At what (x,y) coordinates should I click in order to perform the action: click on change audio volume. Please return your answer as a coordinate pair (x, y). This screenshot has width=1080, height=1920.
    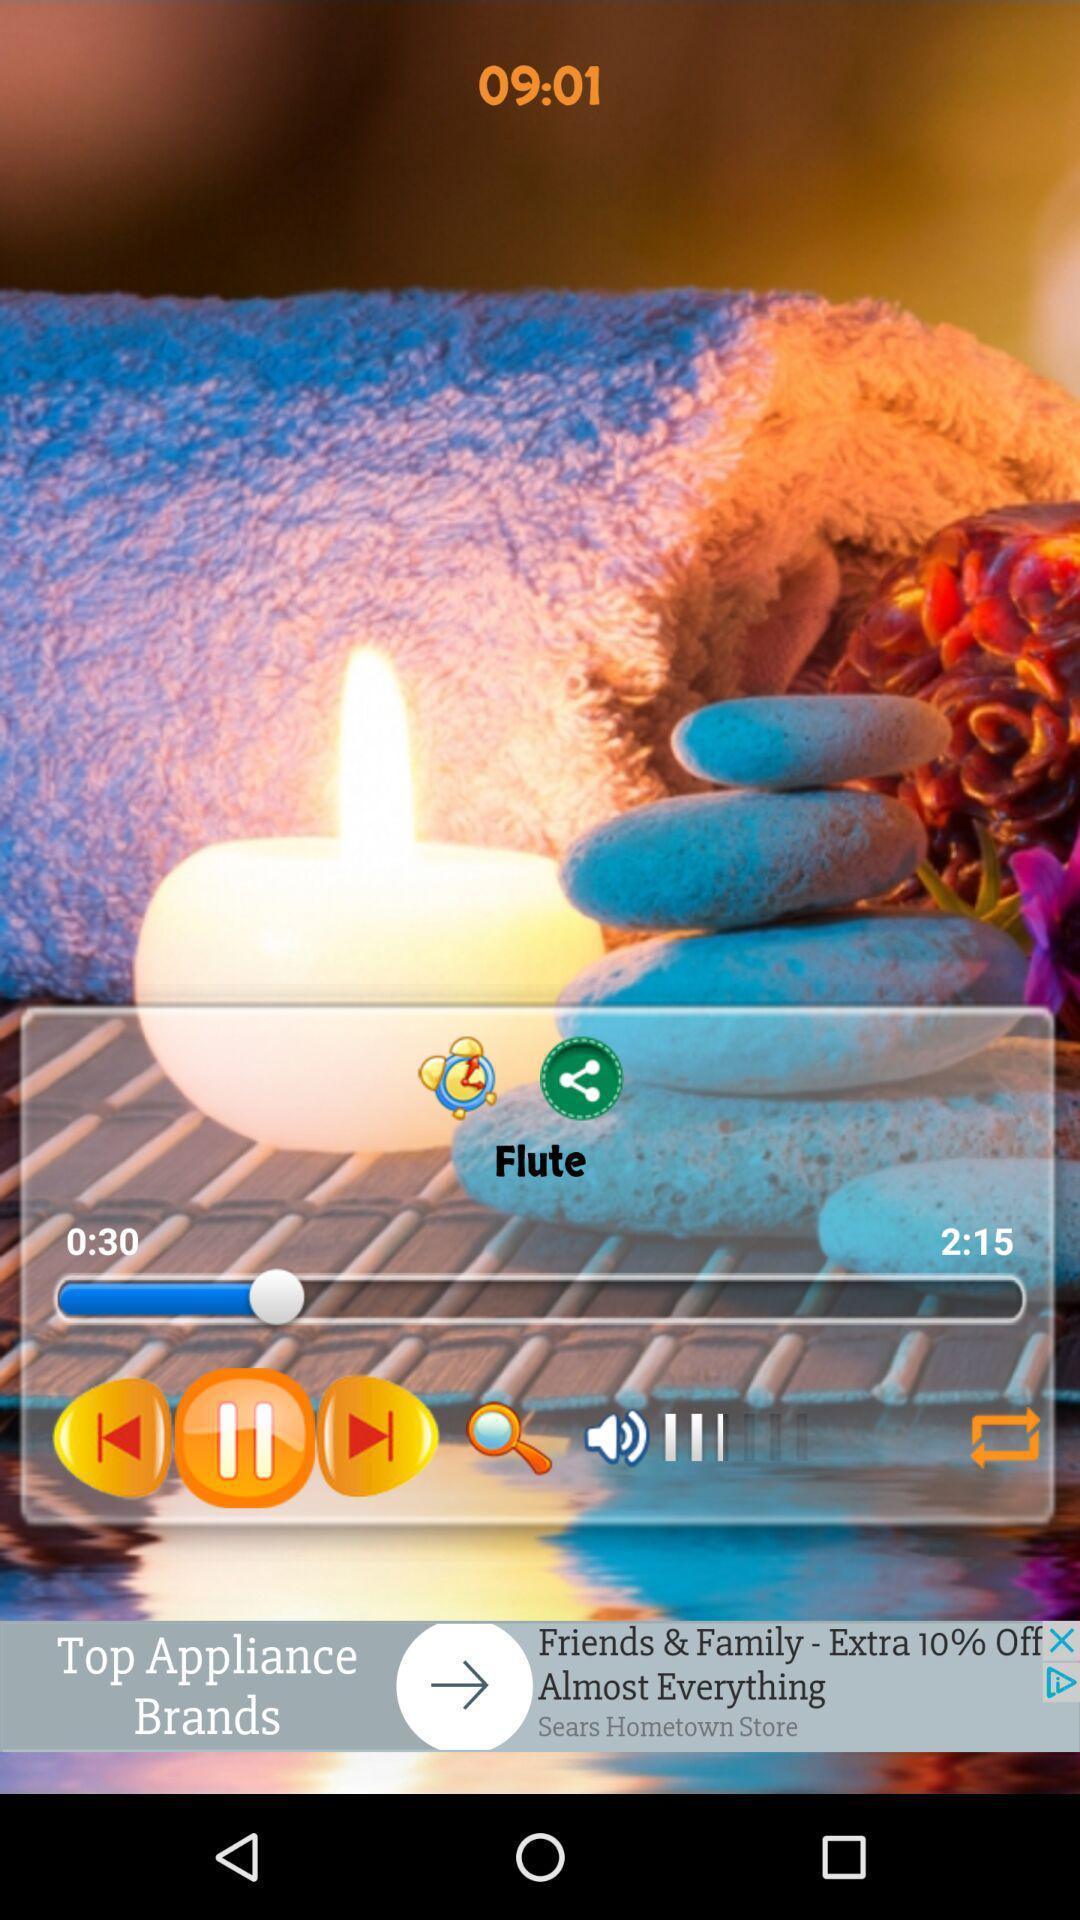
    Looking at the image, I should click on (616, 1436).